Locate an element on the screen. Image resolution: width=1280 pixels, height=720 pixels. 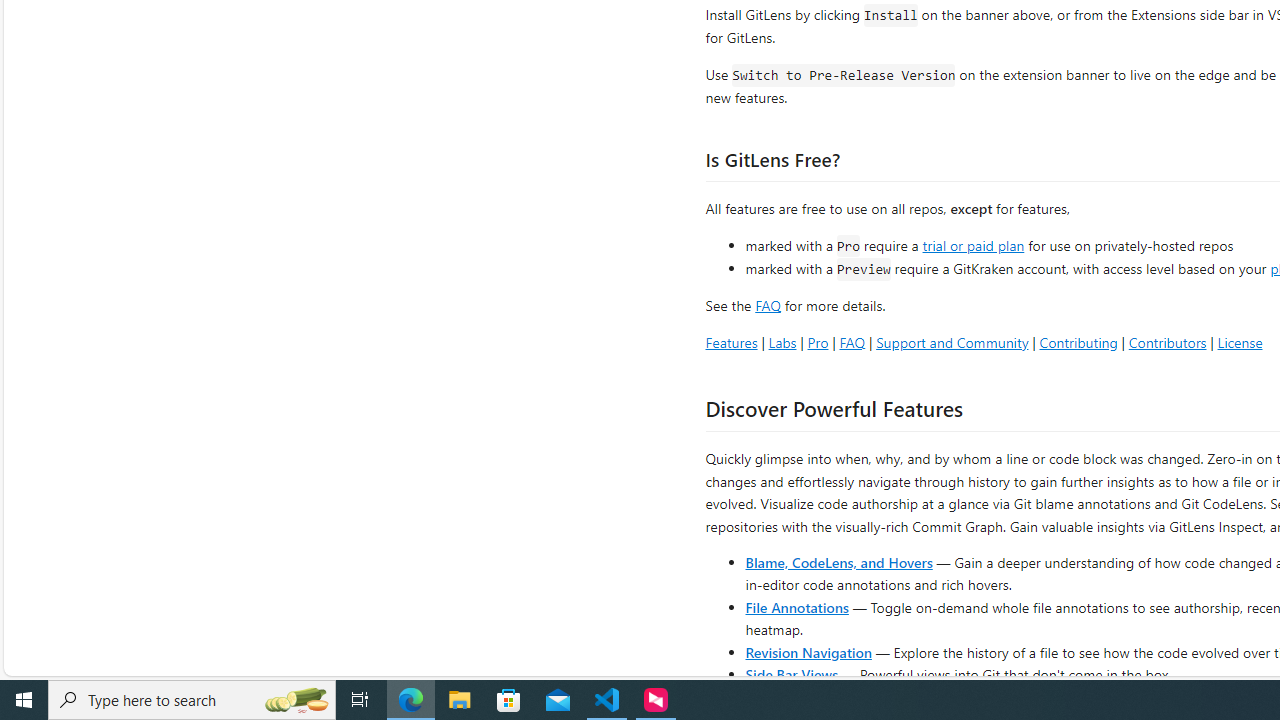
'Contributors' is located at coordinates (1167, 341).